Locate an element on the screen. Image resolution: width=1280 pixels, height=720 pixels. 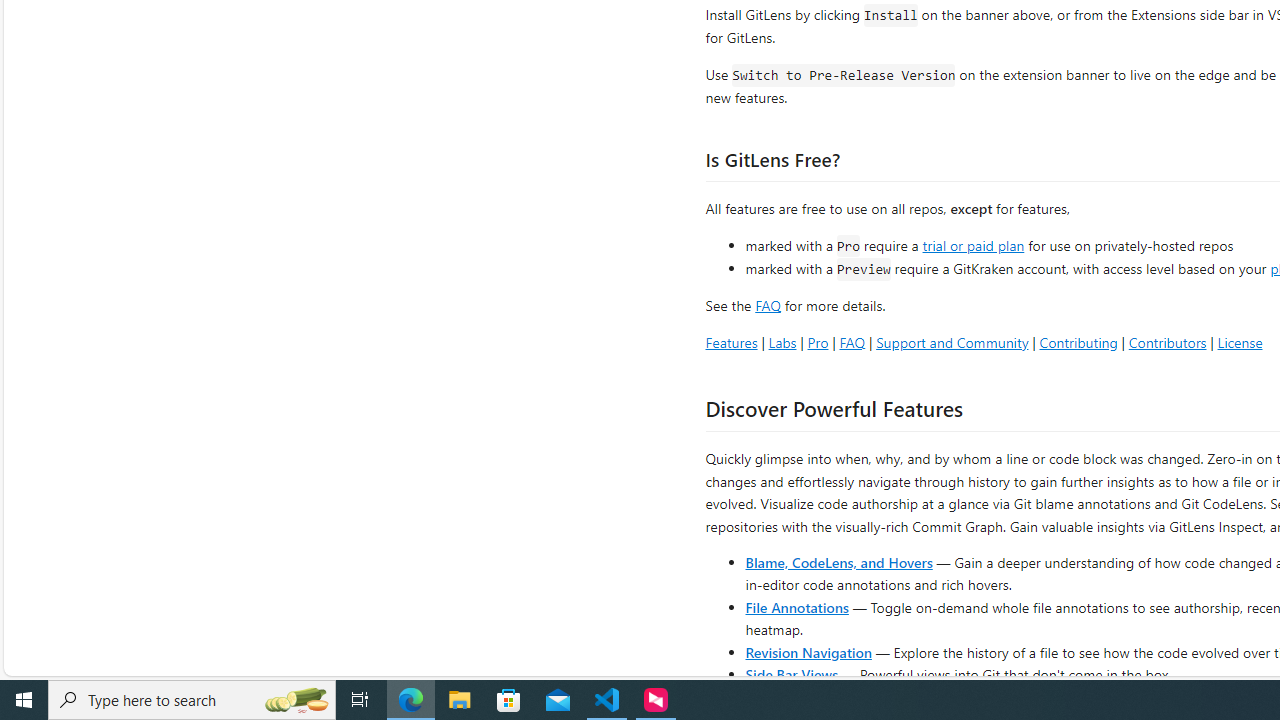
'Contributors' is located at coordinates (1167, 341).